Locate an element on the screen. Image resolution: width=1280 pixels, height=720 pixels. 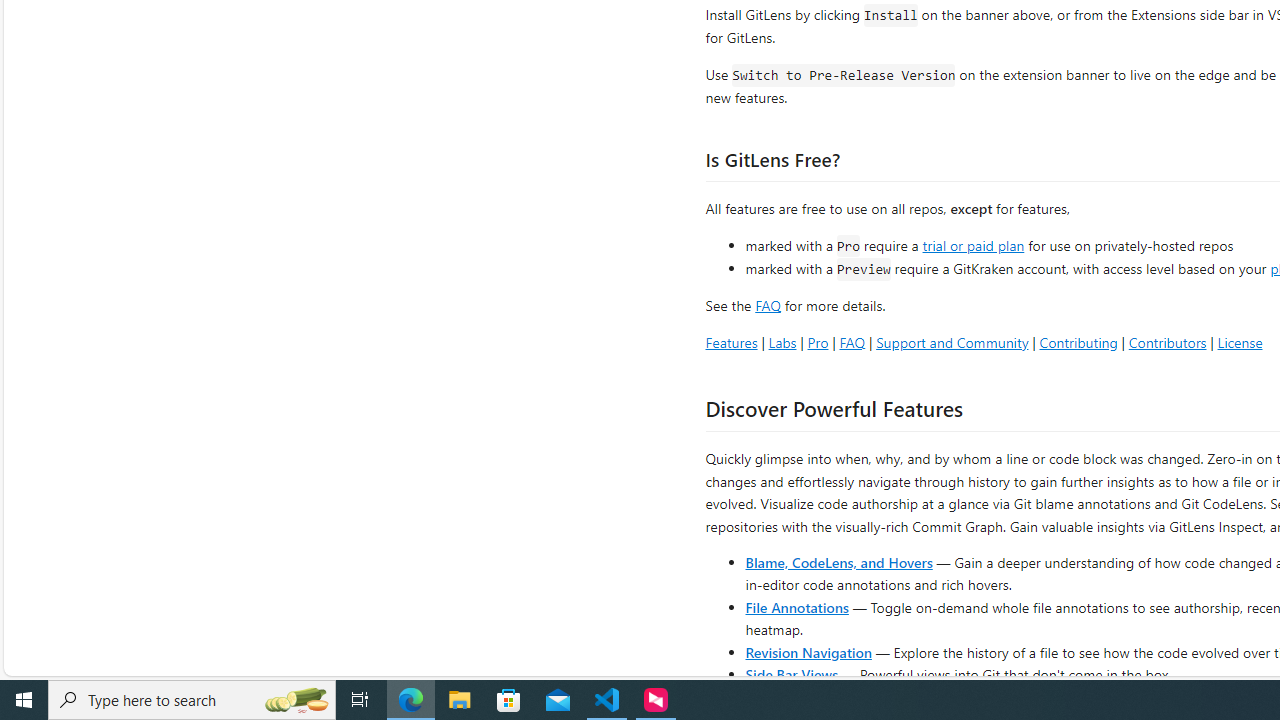
'Contributors' is located at coordinates (1167, 341).